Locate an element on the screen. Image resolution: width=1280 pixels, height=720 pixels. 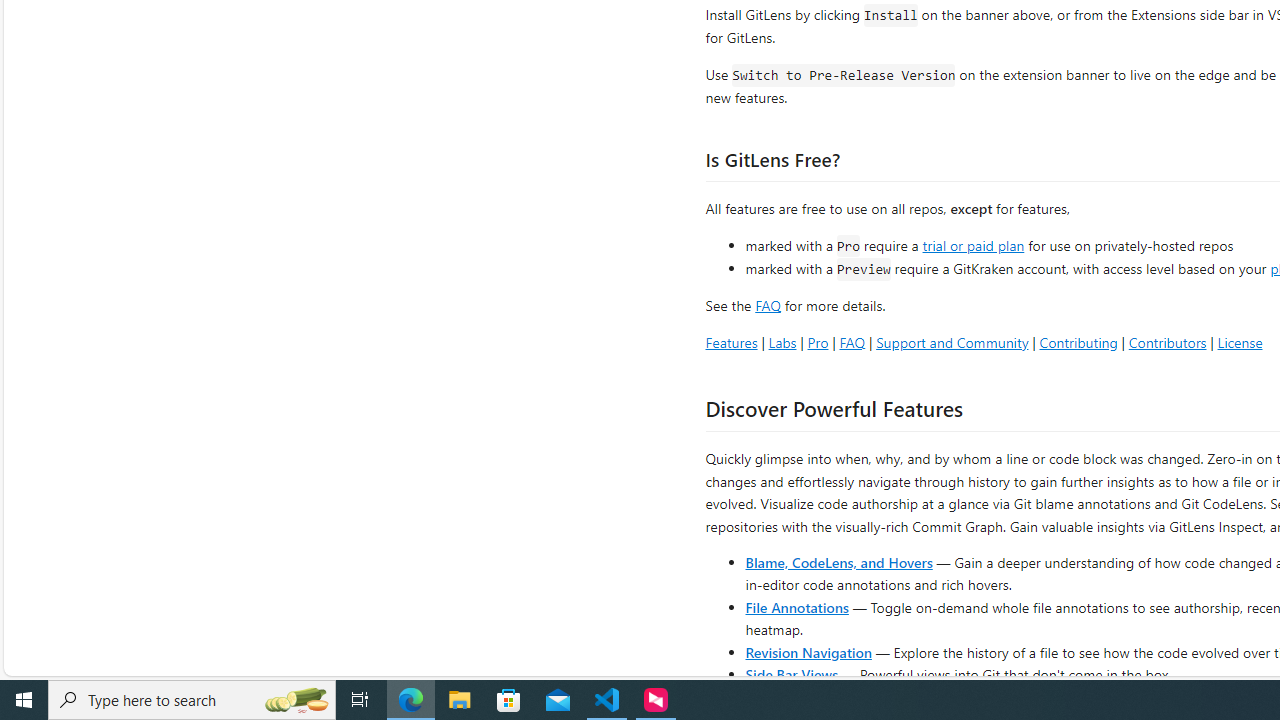
'Contributors' is located at coordinates (1167, 341).